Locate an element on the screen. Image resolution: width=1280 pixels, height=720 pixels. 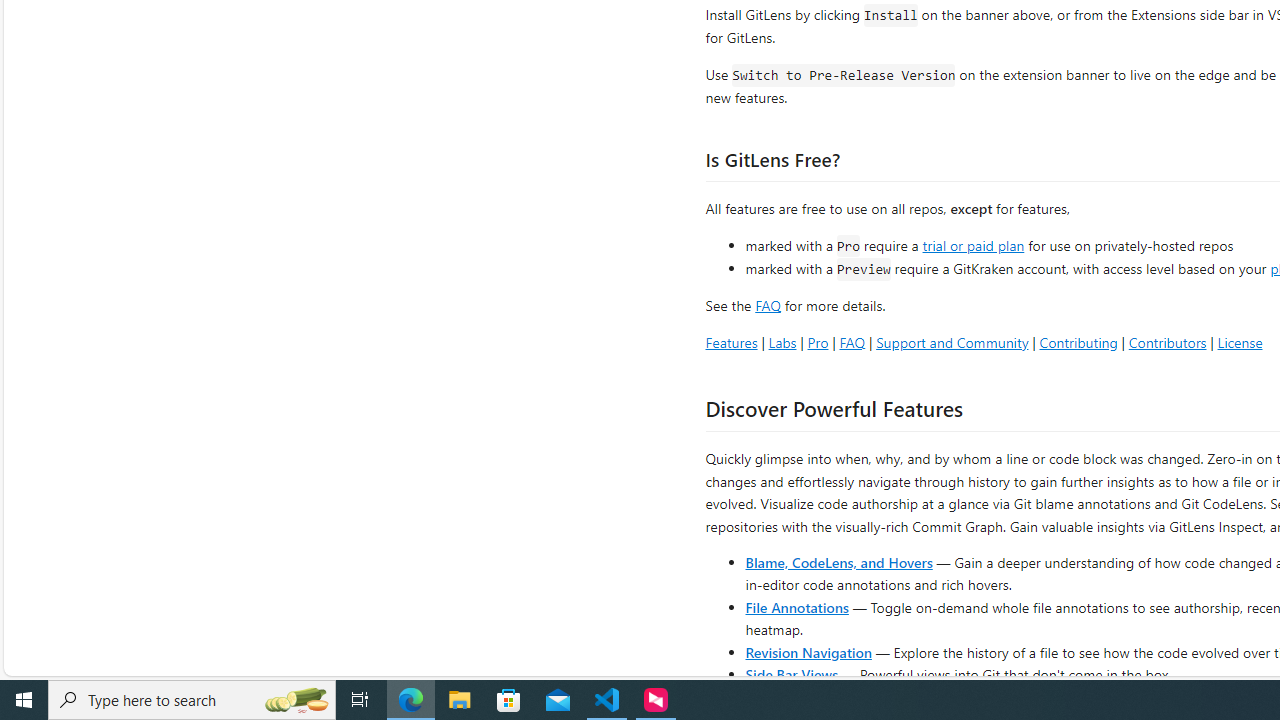
'Contributors' is located at coordinates (1167, 341).